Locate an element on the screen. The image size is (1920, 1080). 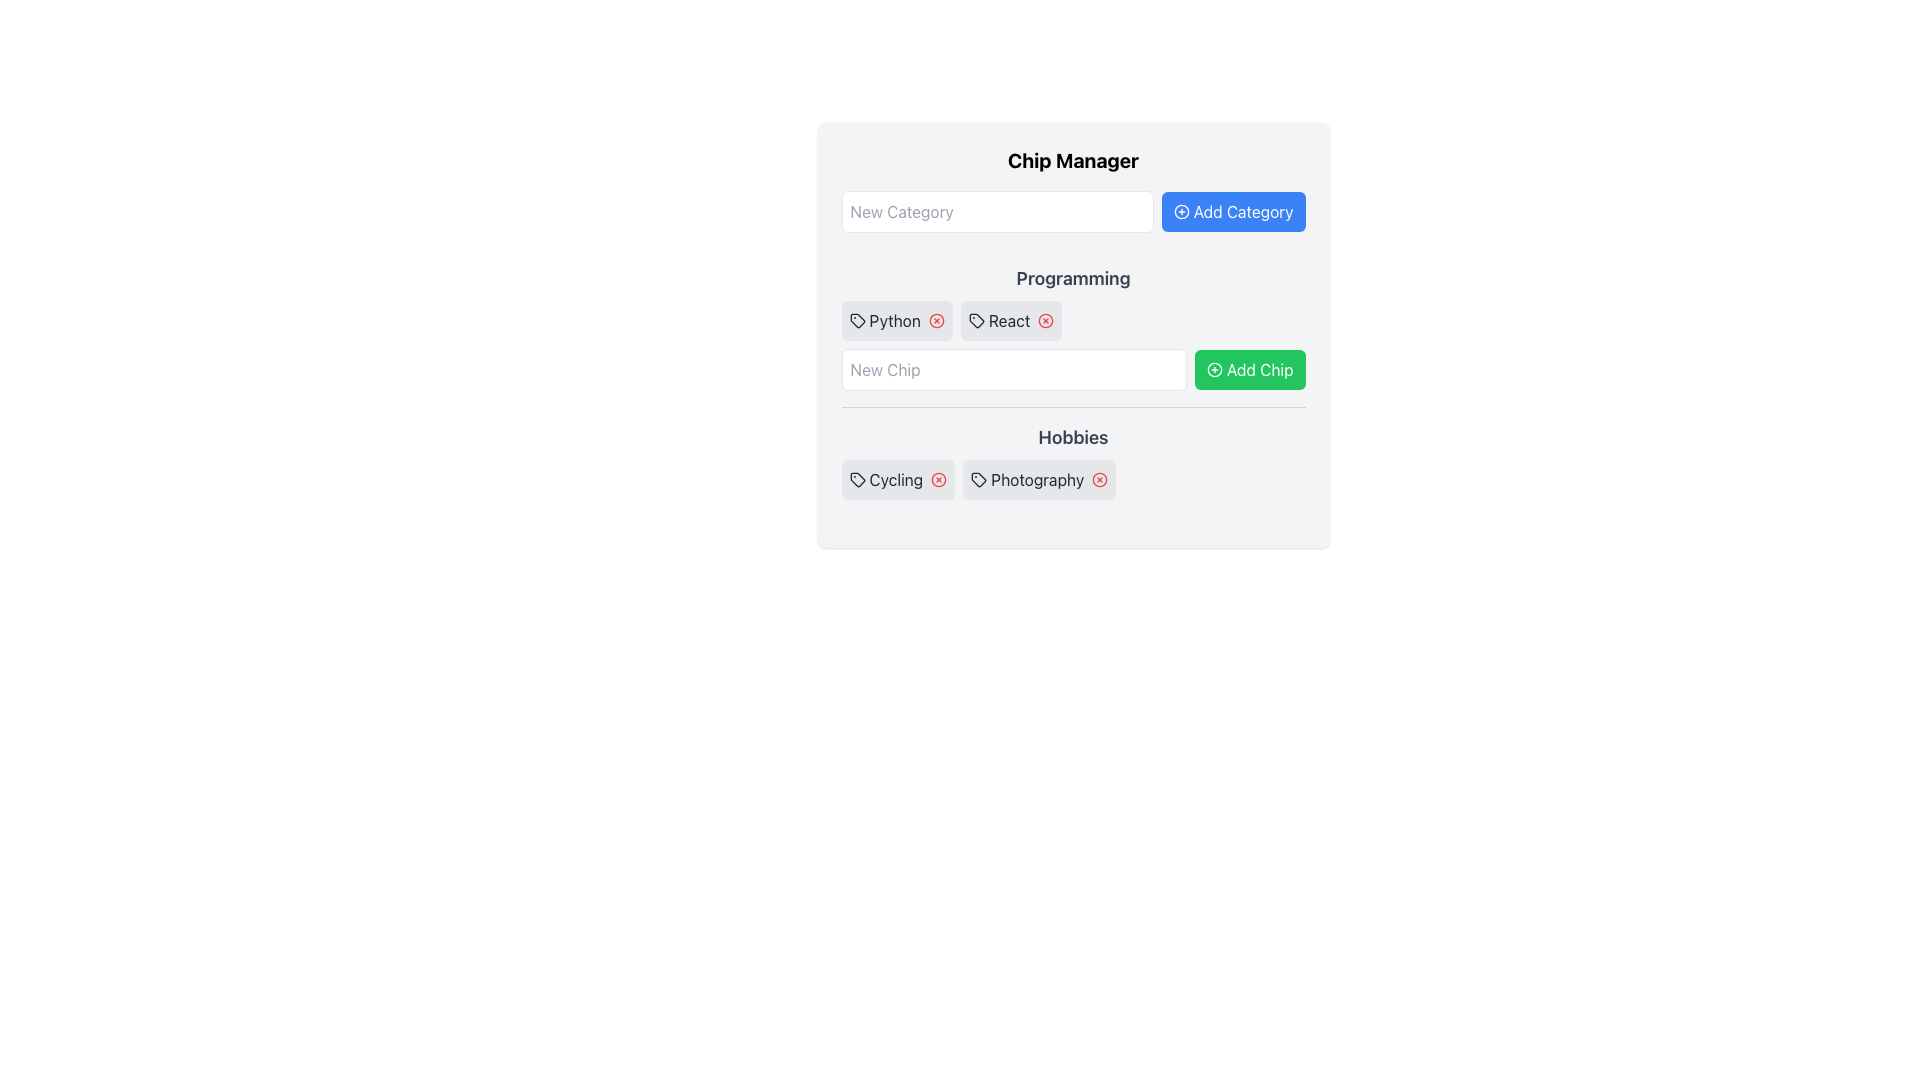
the tag icon in the 'Hobbies' section of the 'Photography' chip, which is located to the left of the text 'Photography' and adjacent to the delete button is located at coordinates (979, 479).